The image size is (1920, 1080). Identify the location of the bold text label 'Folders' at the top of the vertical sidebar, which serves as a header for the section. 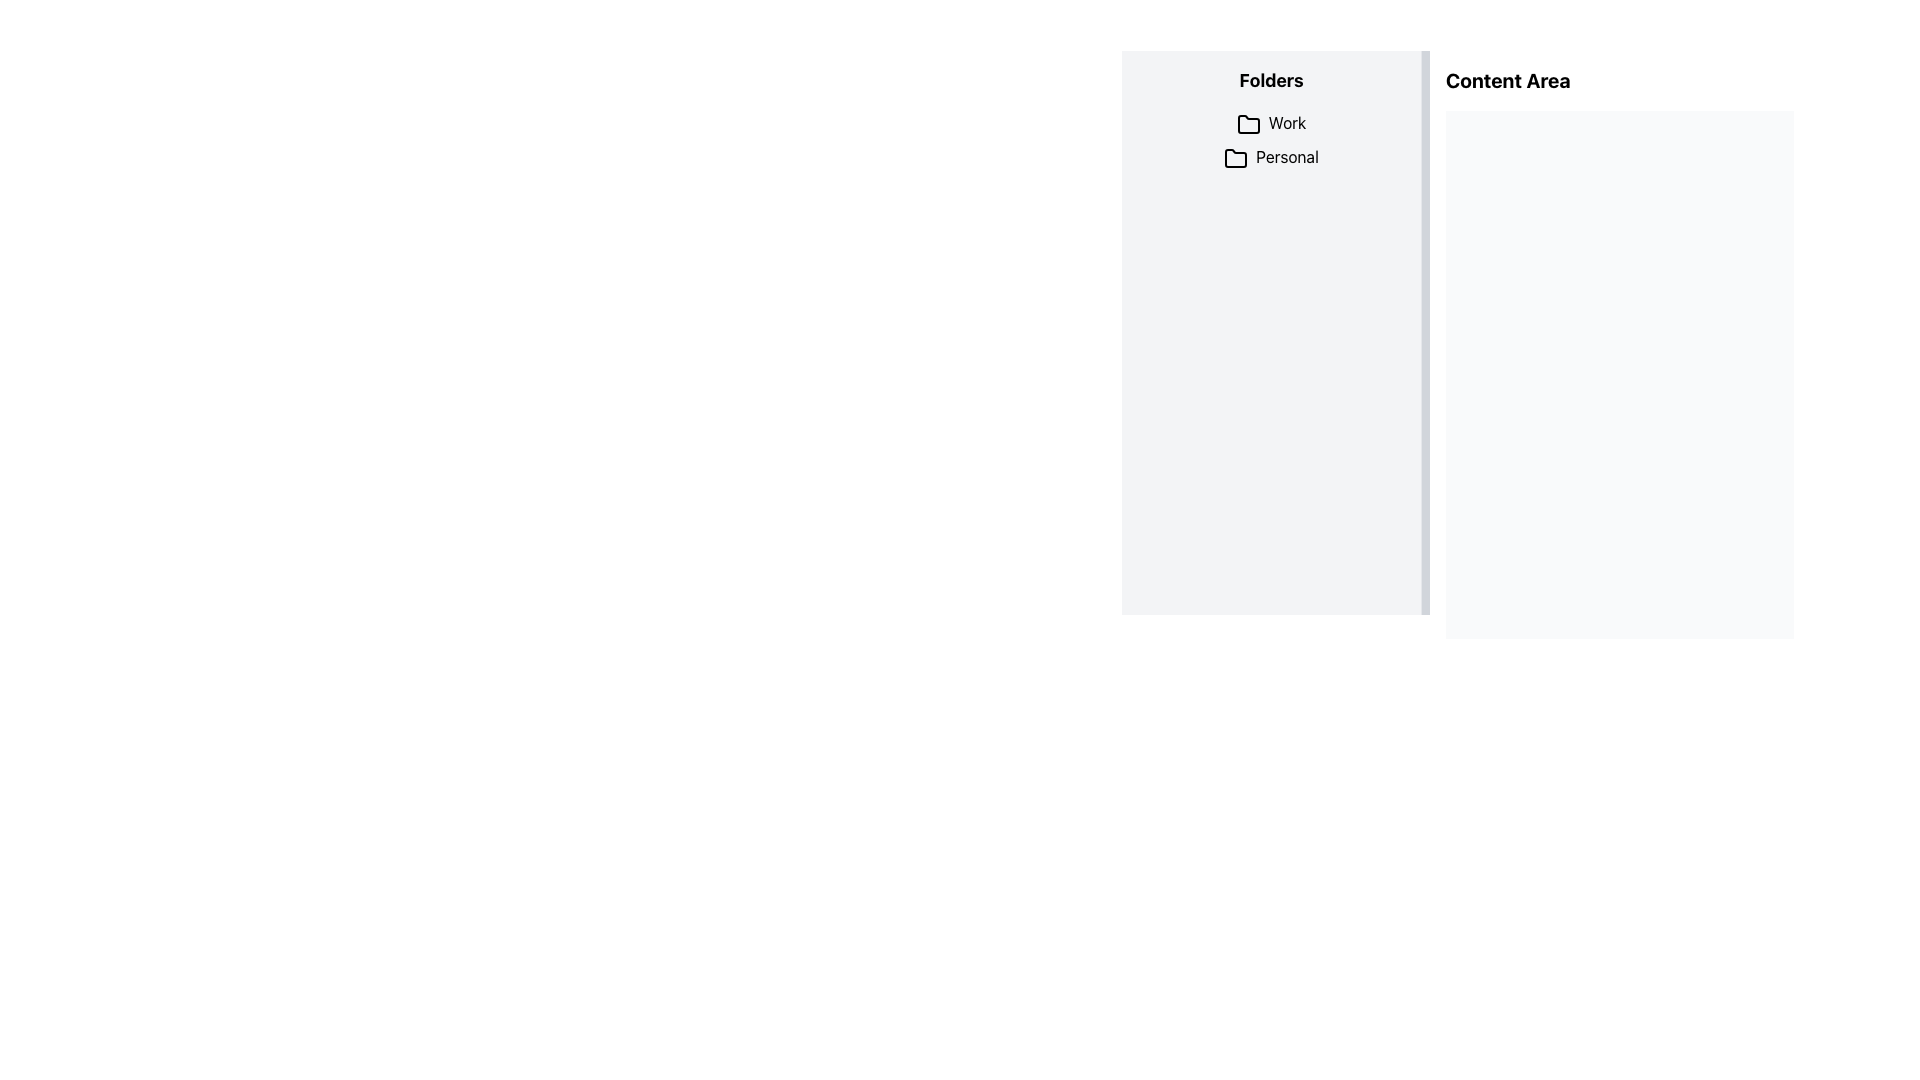
(1270, 80).